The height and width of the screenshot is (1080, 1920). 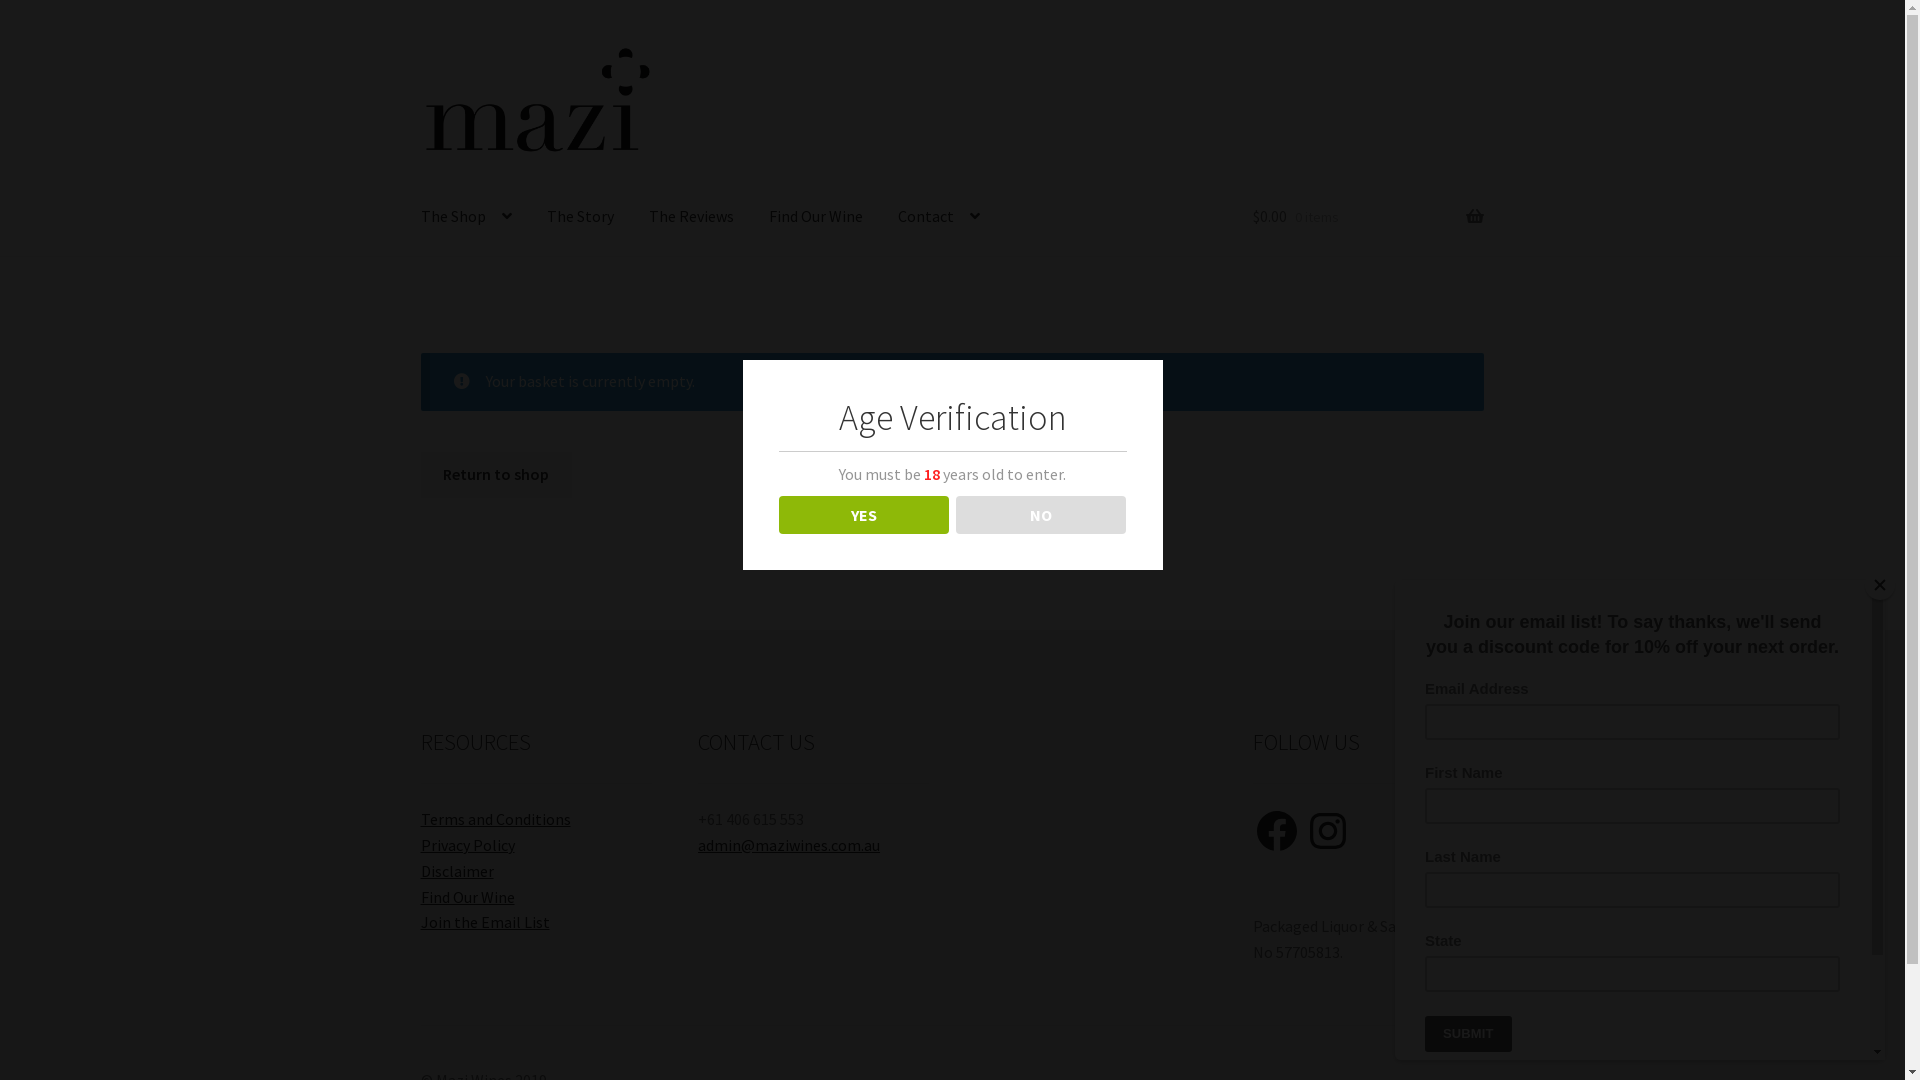 What do you see at coordinates (864, 514) in the screenshot?
I see `'YES'` at bounding box center [864, 514].